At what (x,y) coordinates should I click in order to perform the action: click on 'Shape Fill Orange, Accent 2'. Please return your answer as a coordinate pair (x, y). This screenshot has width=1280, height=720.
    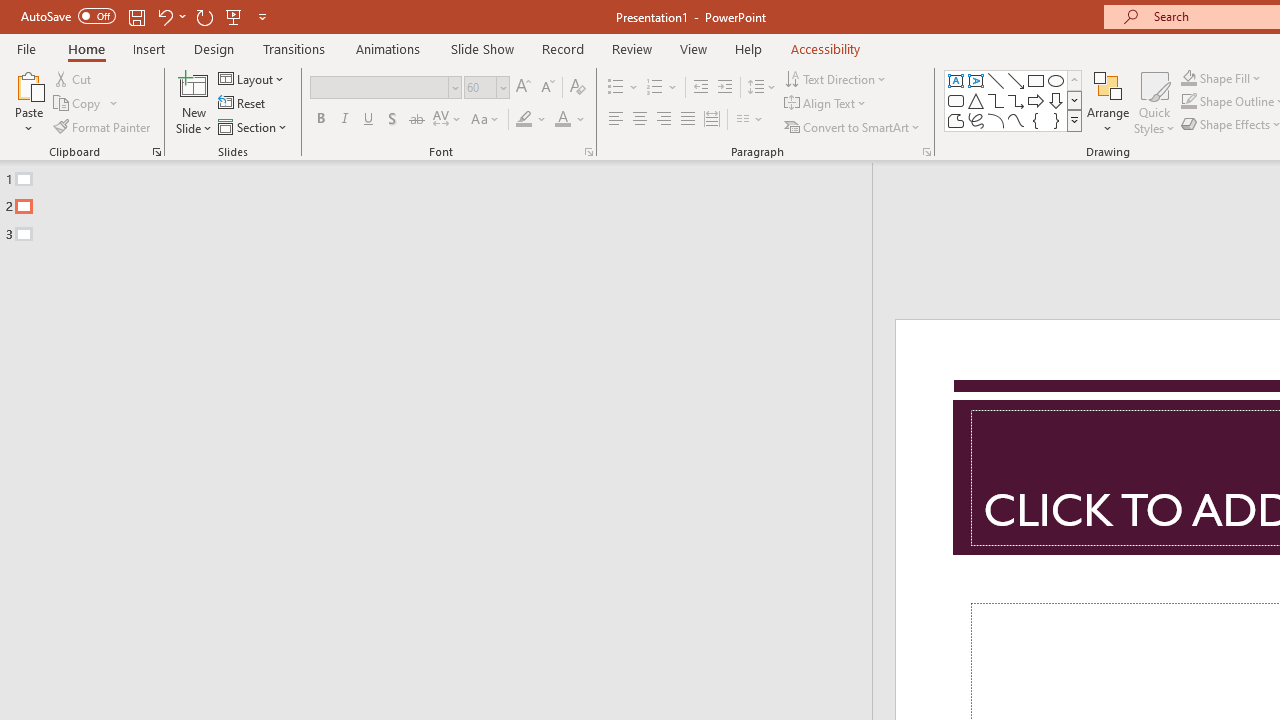
    Looking at the image, I should click on (1189, 77).